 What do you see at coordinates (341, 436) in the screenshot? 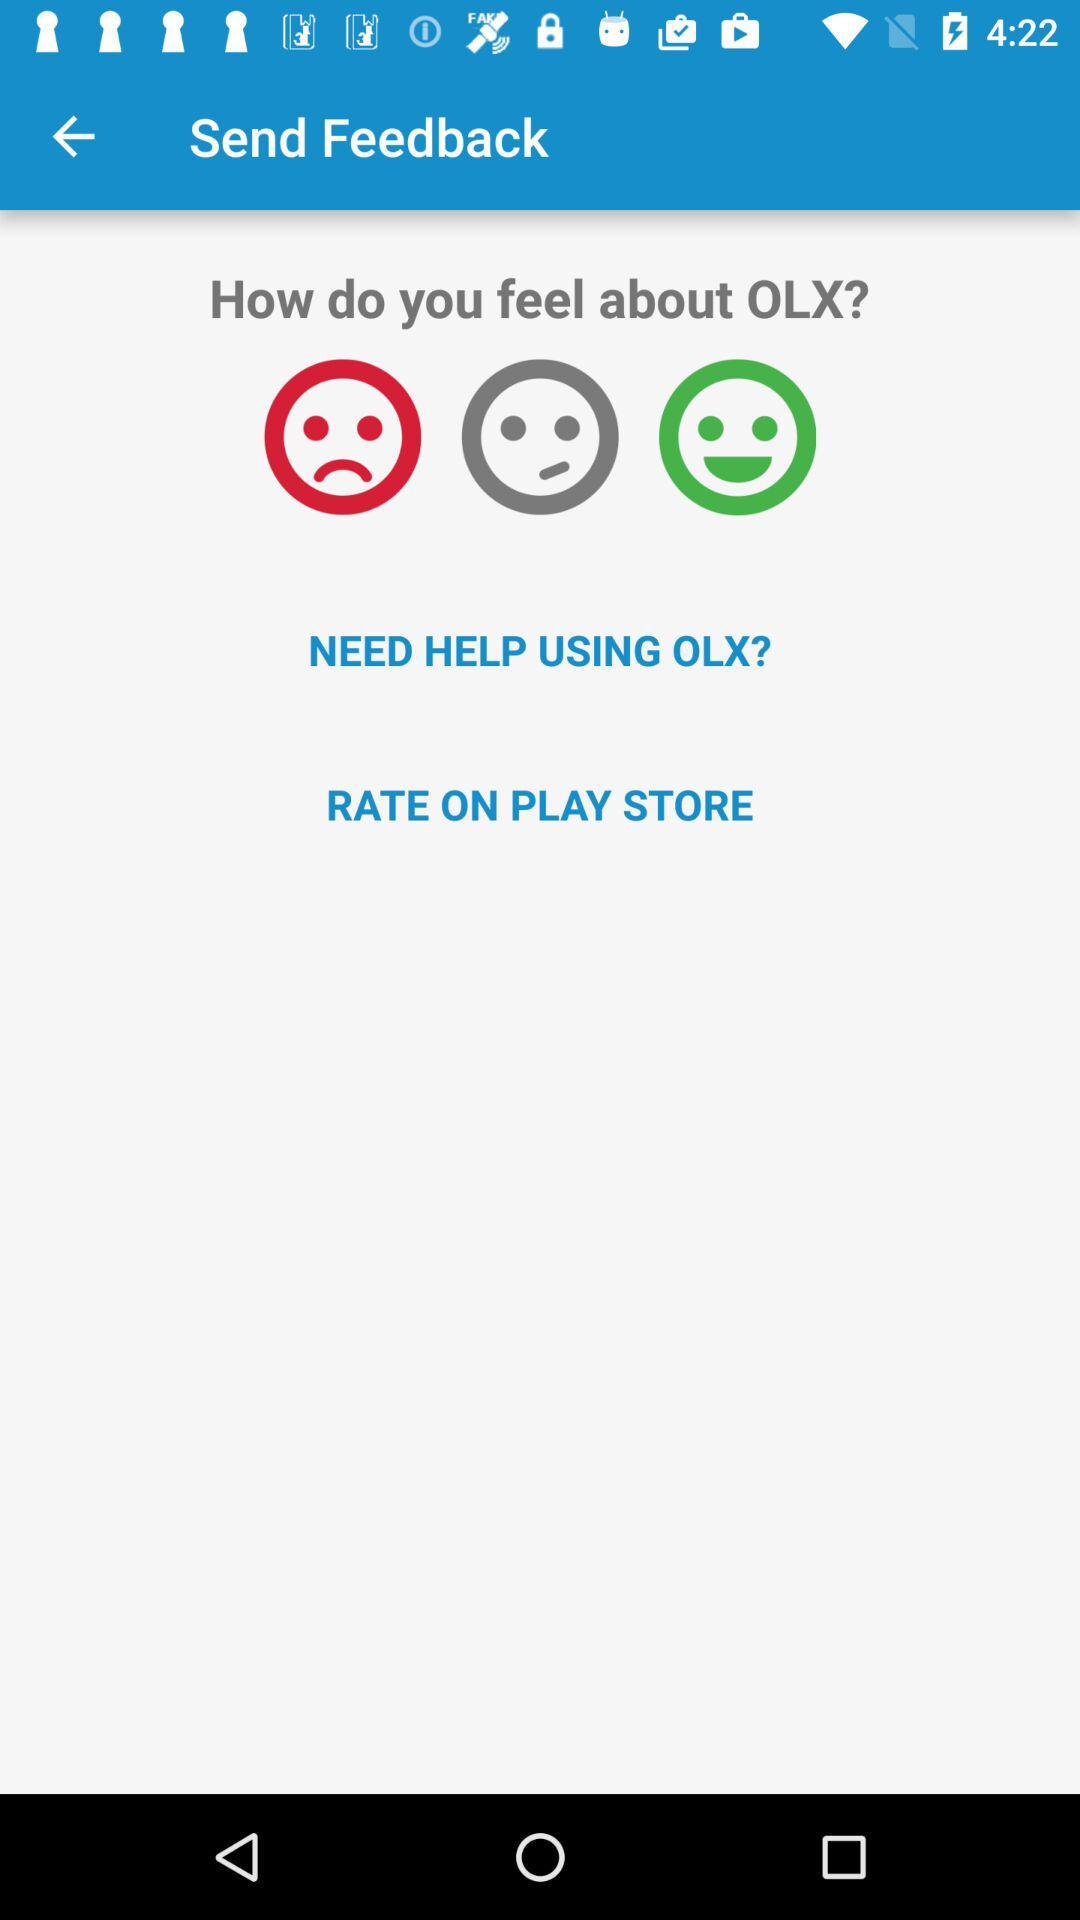
I see `icon above the need help using item` at bounding box center [341, 436].